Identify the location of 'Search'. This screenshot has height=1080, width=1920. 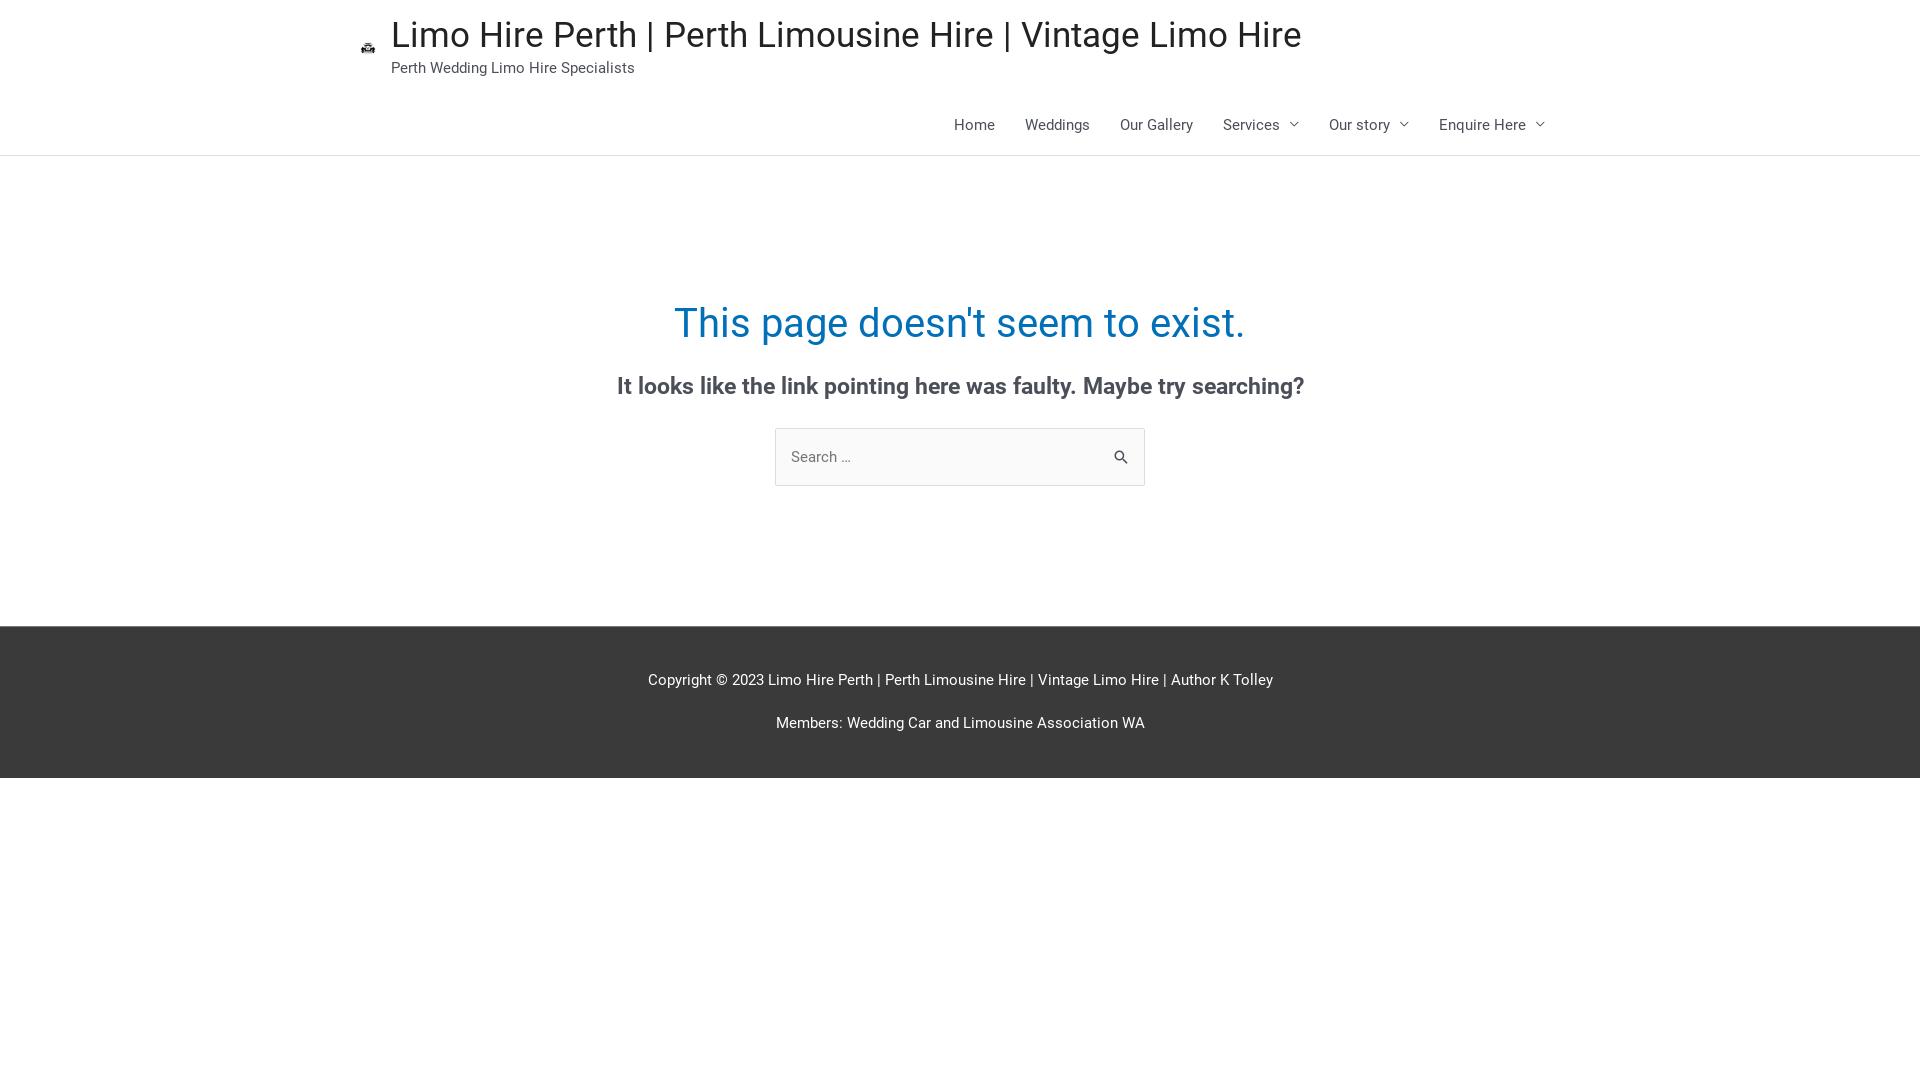
(1122, 447).